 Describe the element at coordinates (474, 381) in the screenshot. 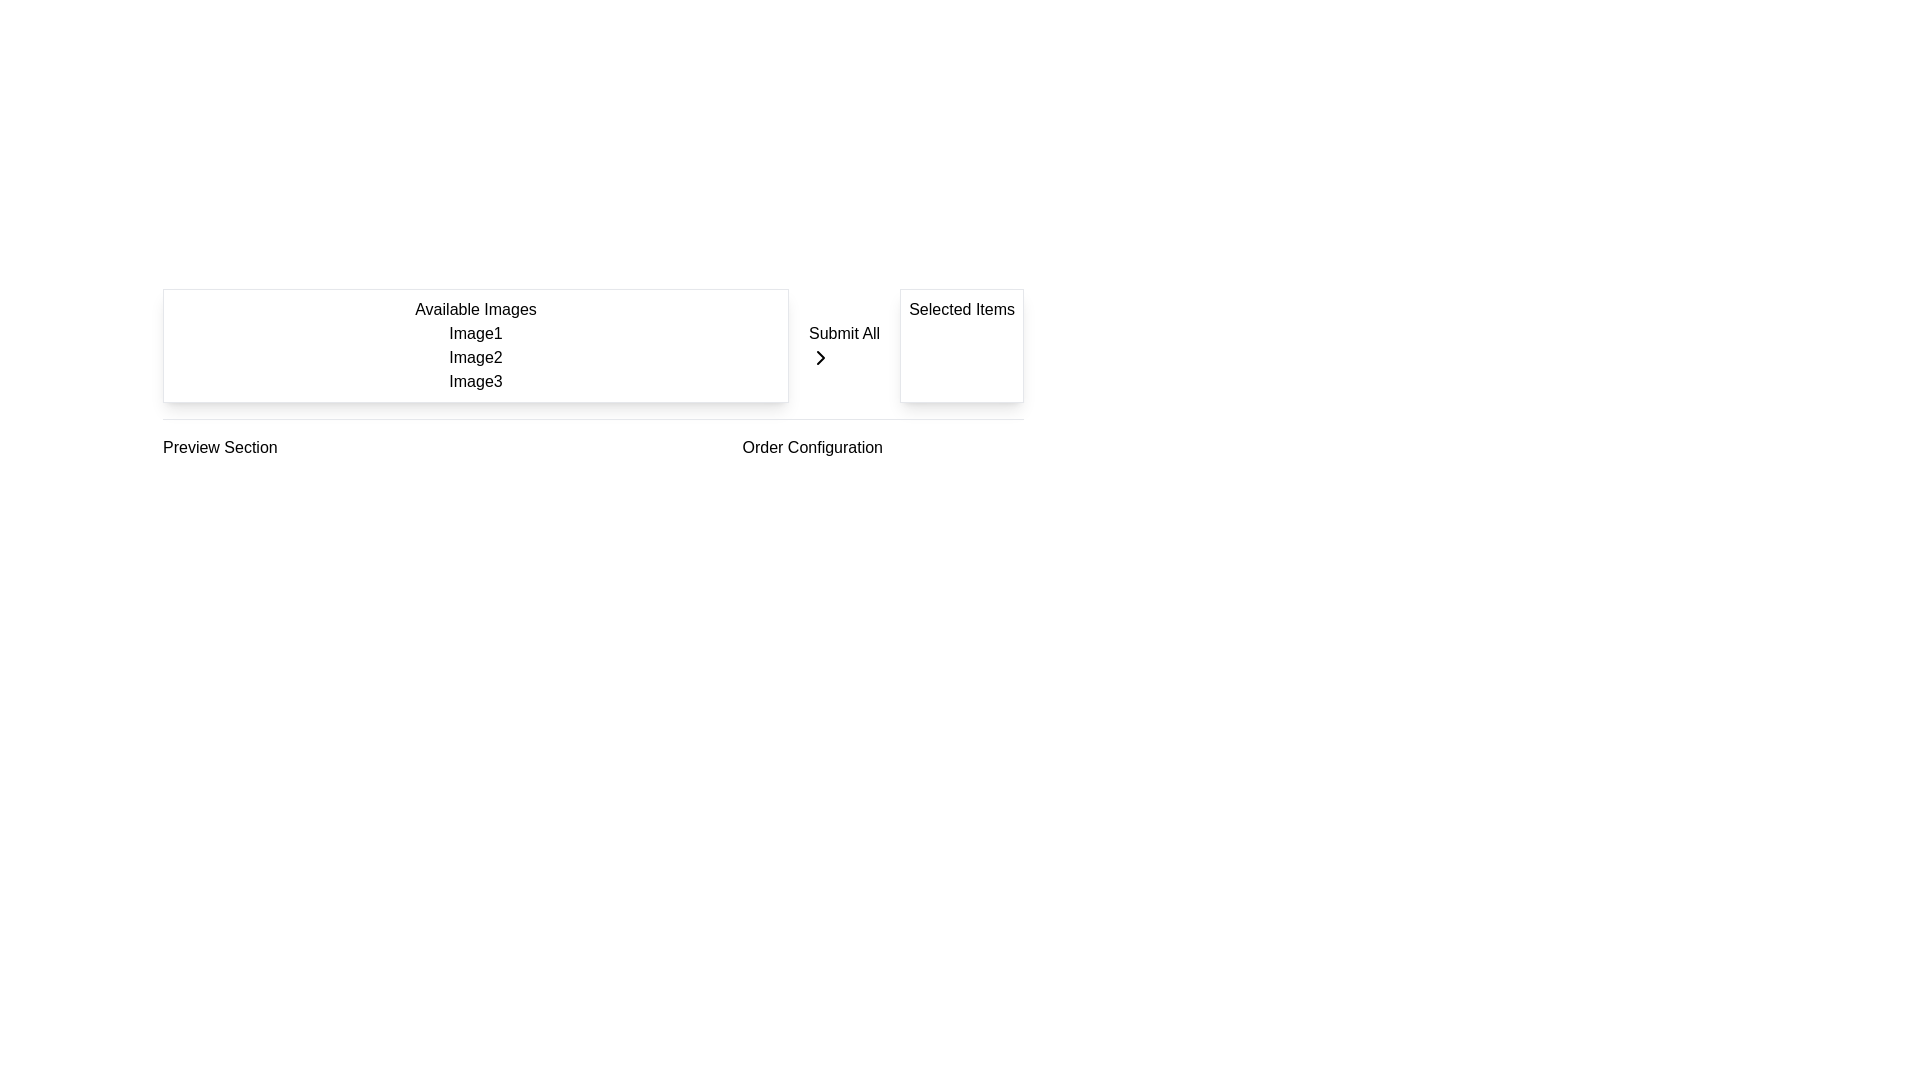

I see `the image Image3 in the 'Available Images' list` at that location.